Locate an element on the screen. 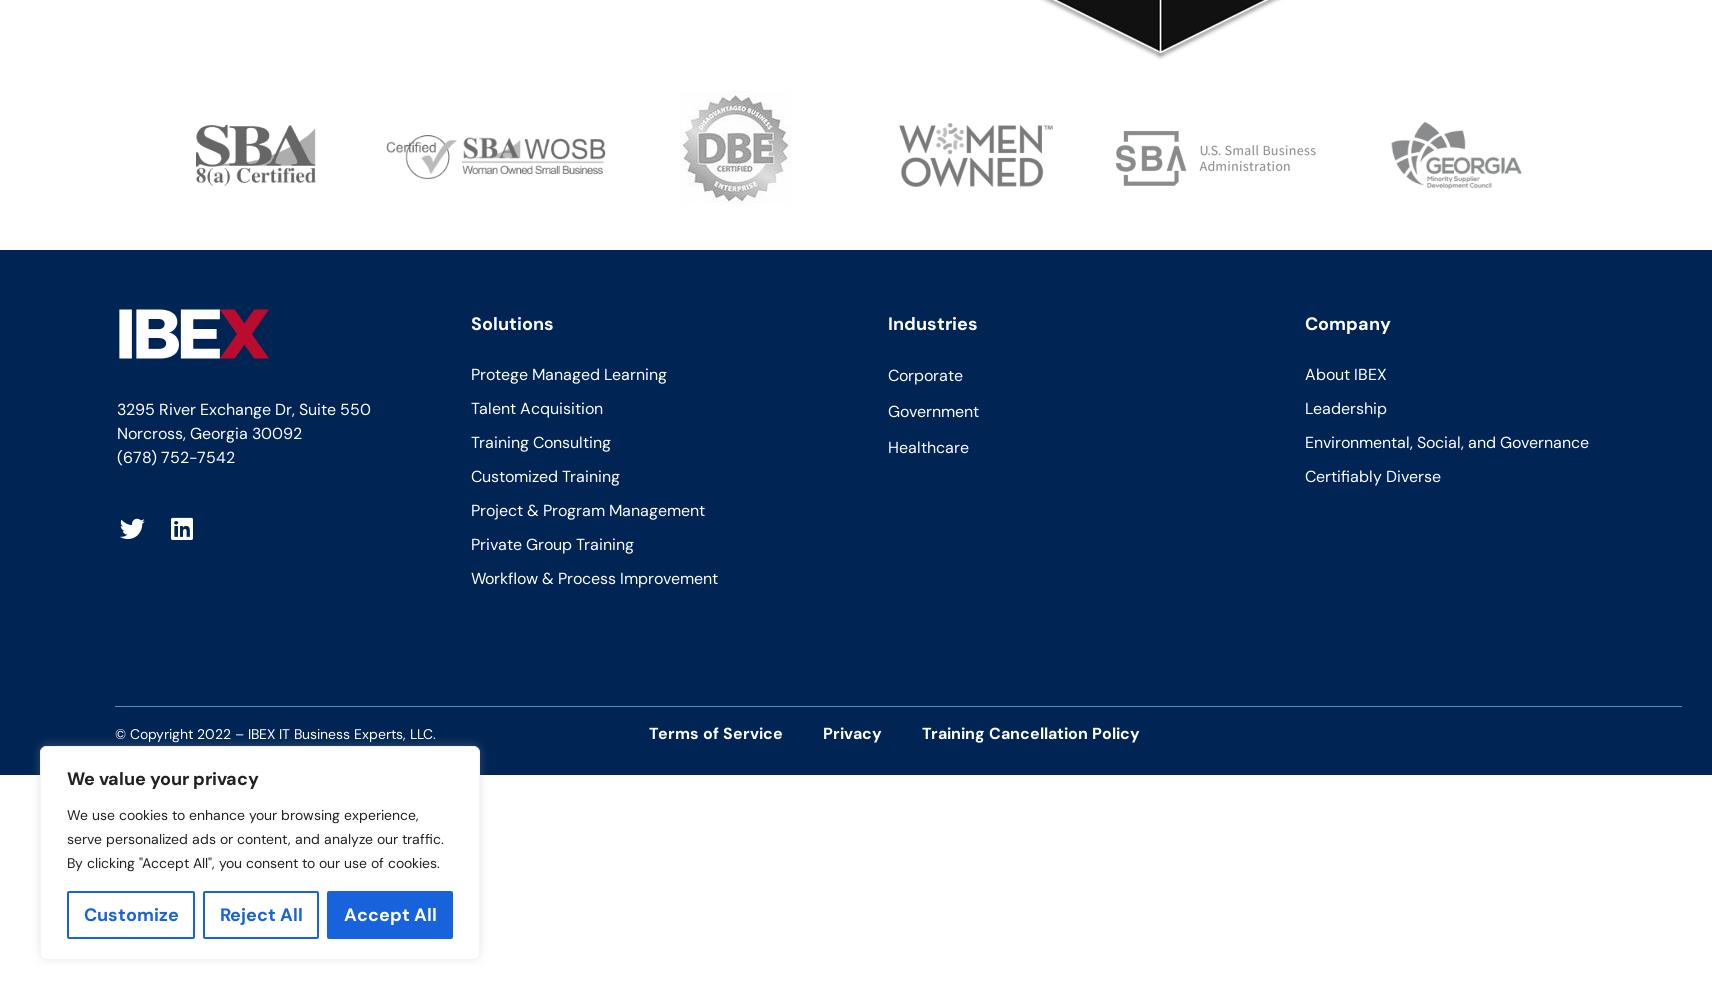 The image size is (1712, 1000). 'Healthcare' is located at coordinates (926, 445).